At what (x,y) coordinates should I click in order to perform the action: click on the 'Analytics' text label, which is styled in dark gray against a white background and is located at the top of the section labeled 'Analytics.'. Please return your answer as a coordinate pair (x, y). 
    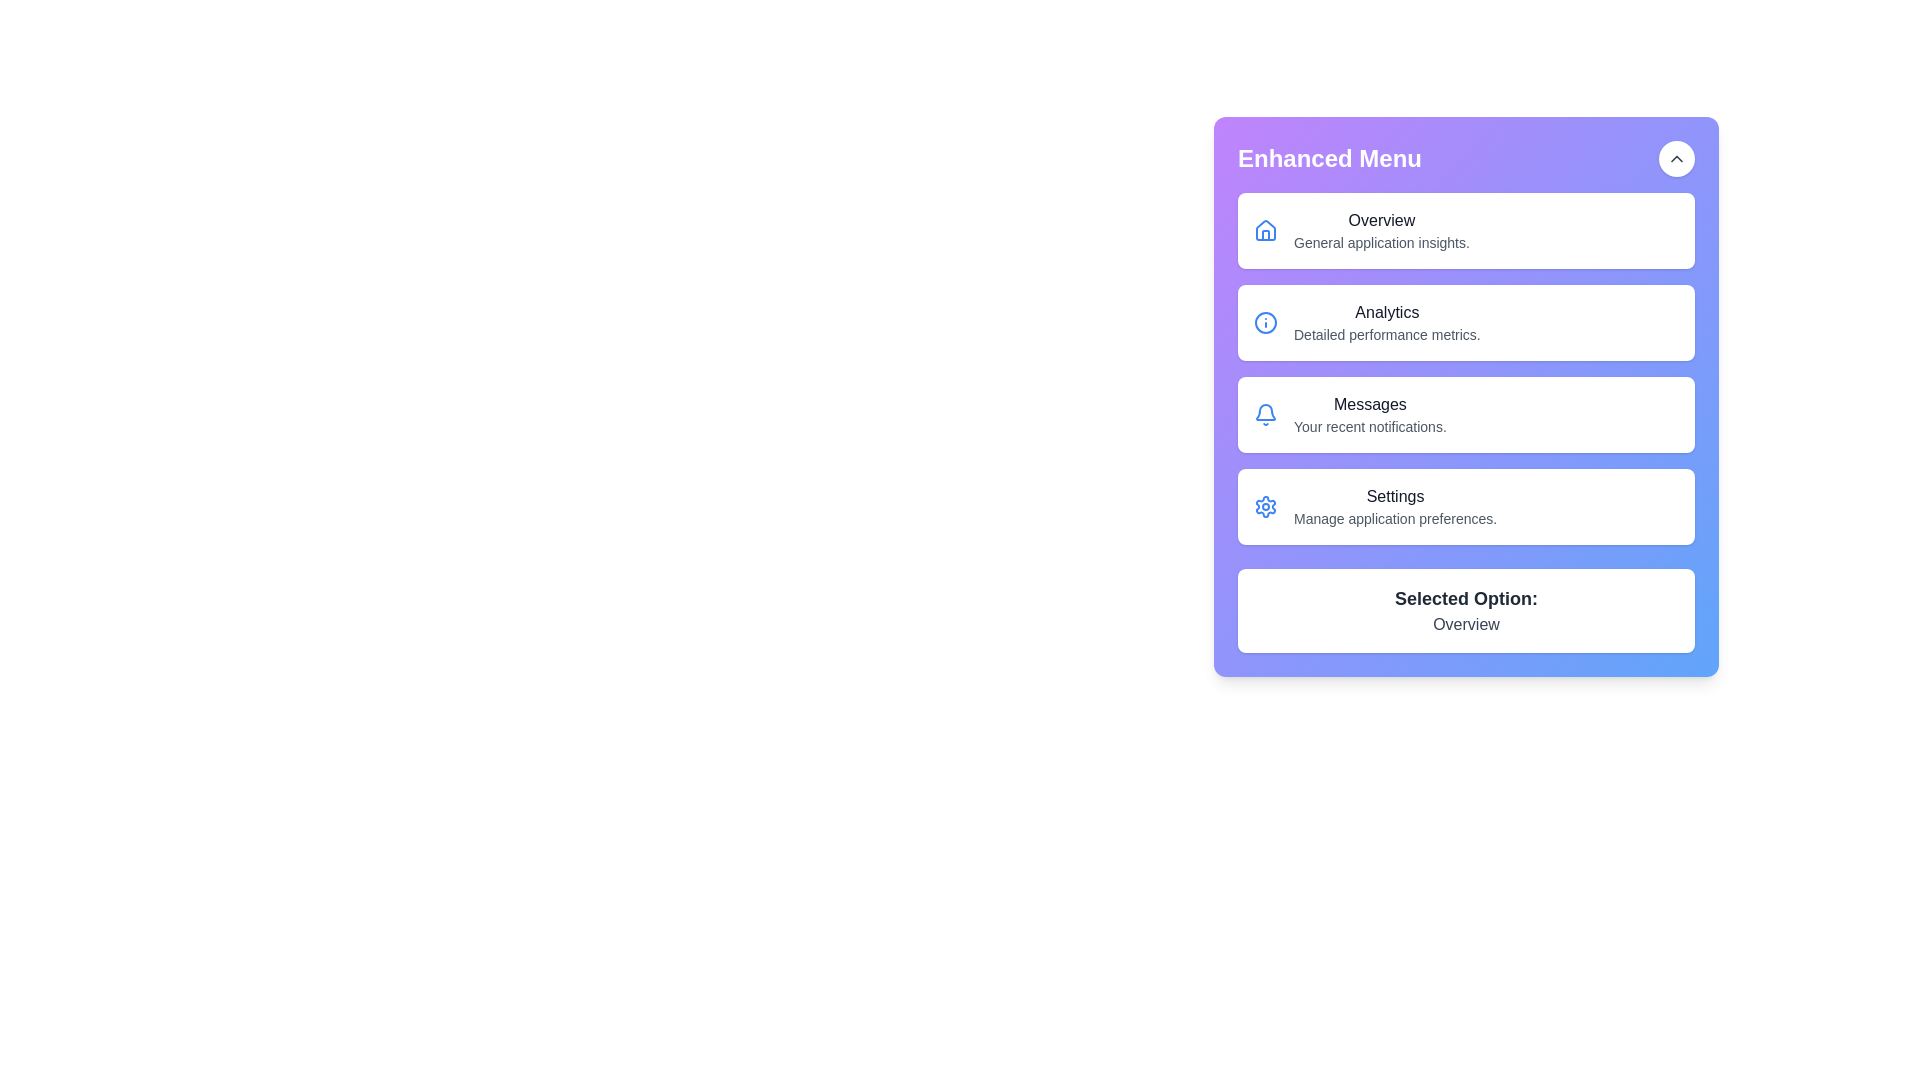
    Looking at the image, I should click on (1386, 312).